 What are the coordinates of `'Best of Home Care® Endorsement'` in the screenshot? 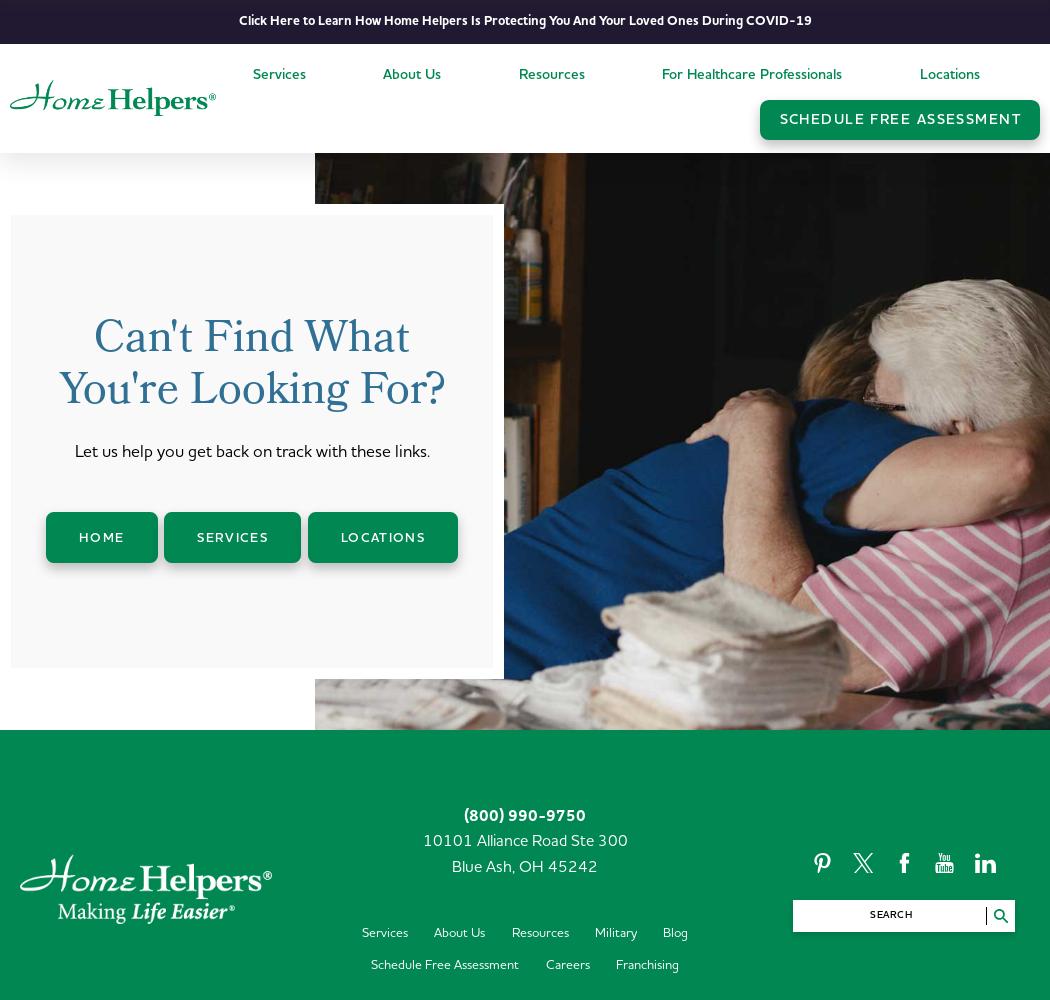 It's located at (487, 176).